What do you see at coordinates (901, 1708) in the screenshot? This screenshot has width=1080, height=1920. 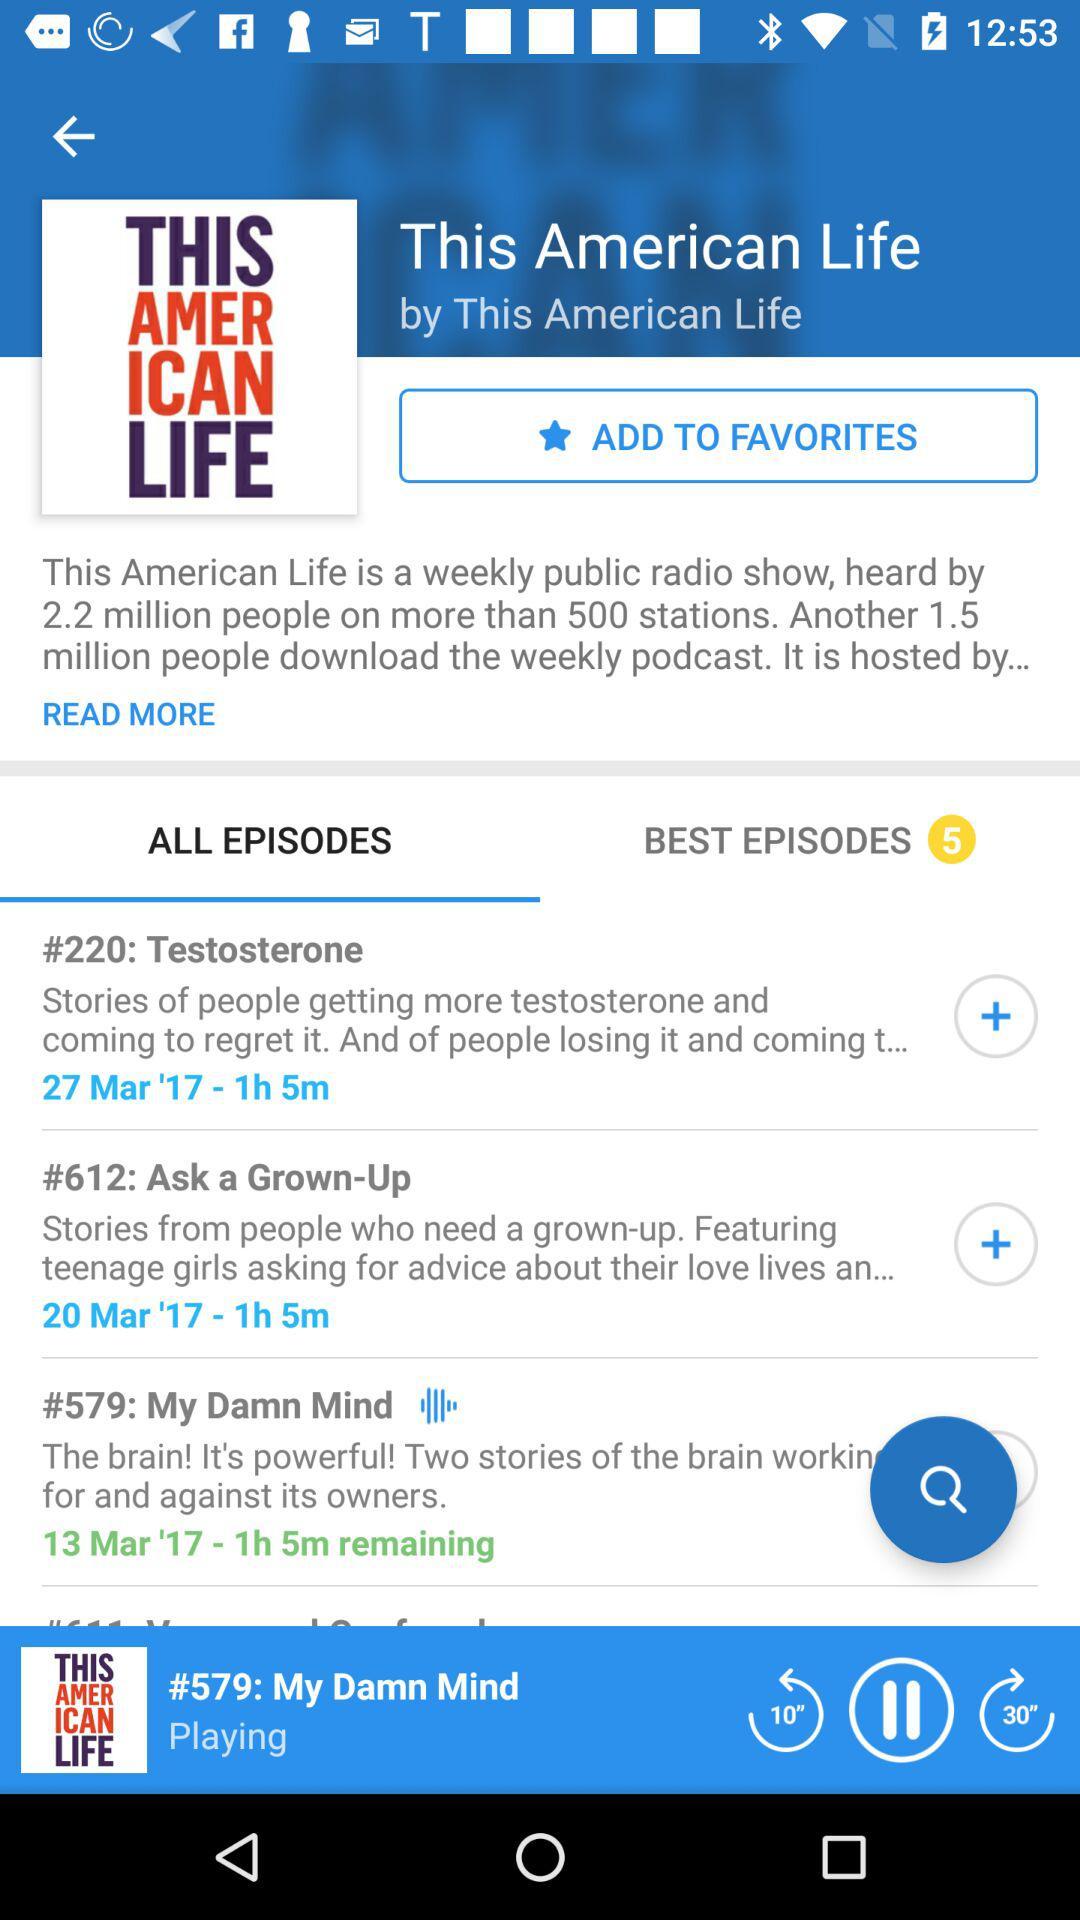 I see `the pause icon` at bounding box center [901, 1708].